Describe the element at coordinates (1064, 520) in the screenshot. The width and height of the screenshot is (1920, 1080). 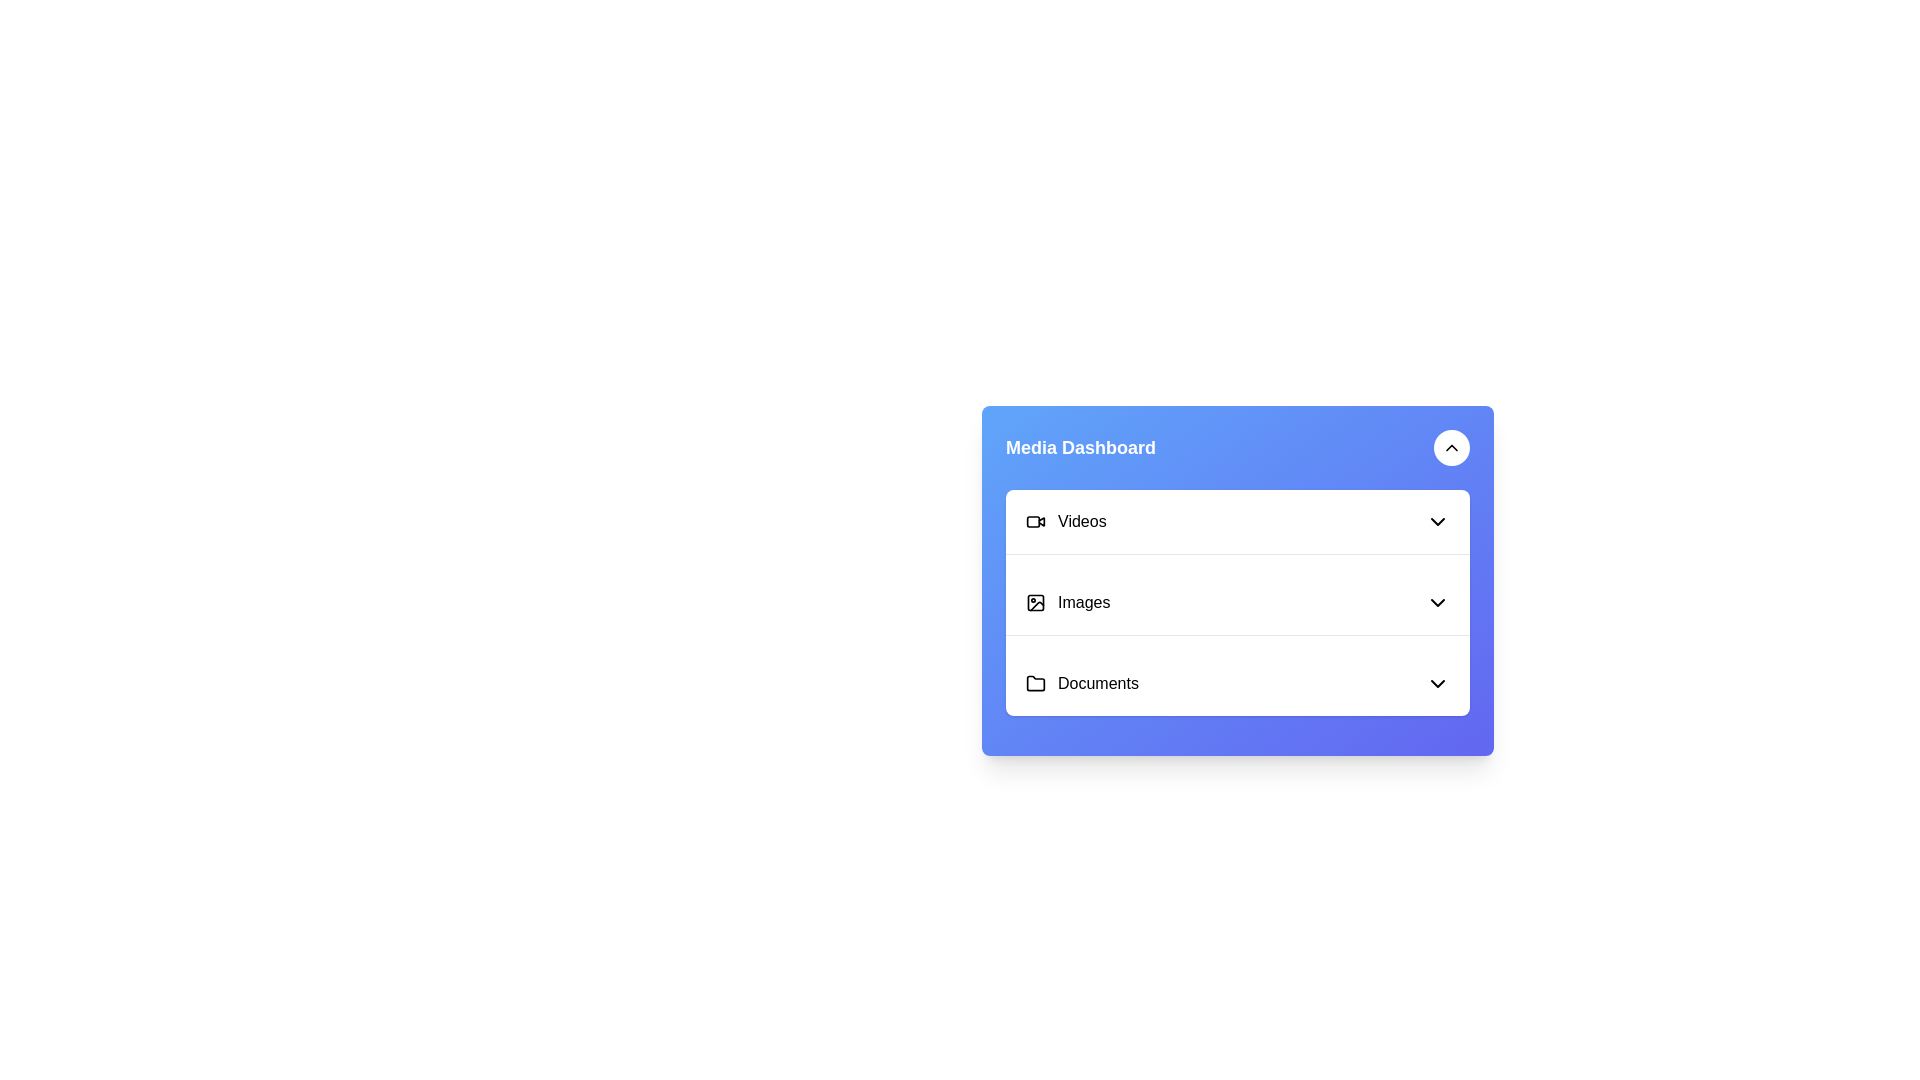
I see `the 'Videos' menu item, which is the topmost element` at that location.